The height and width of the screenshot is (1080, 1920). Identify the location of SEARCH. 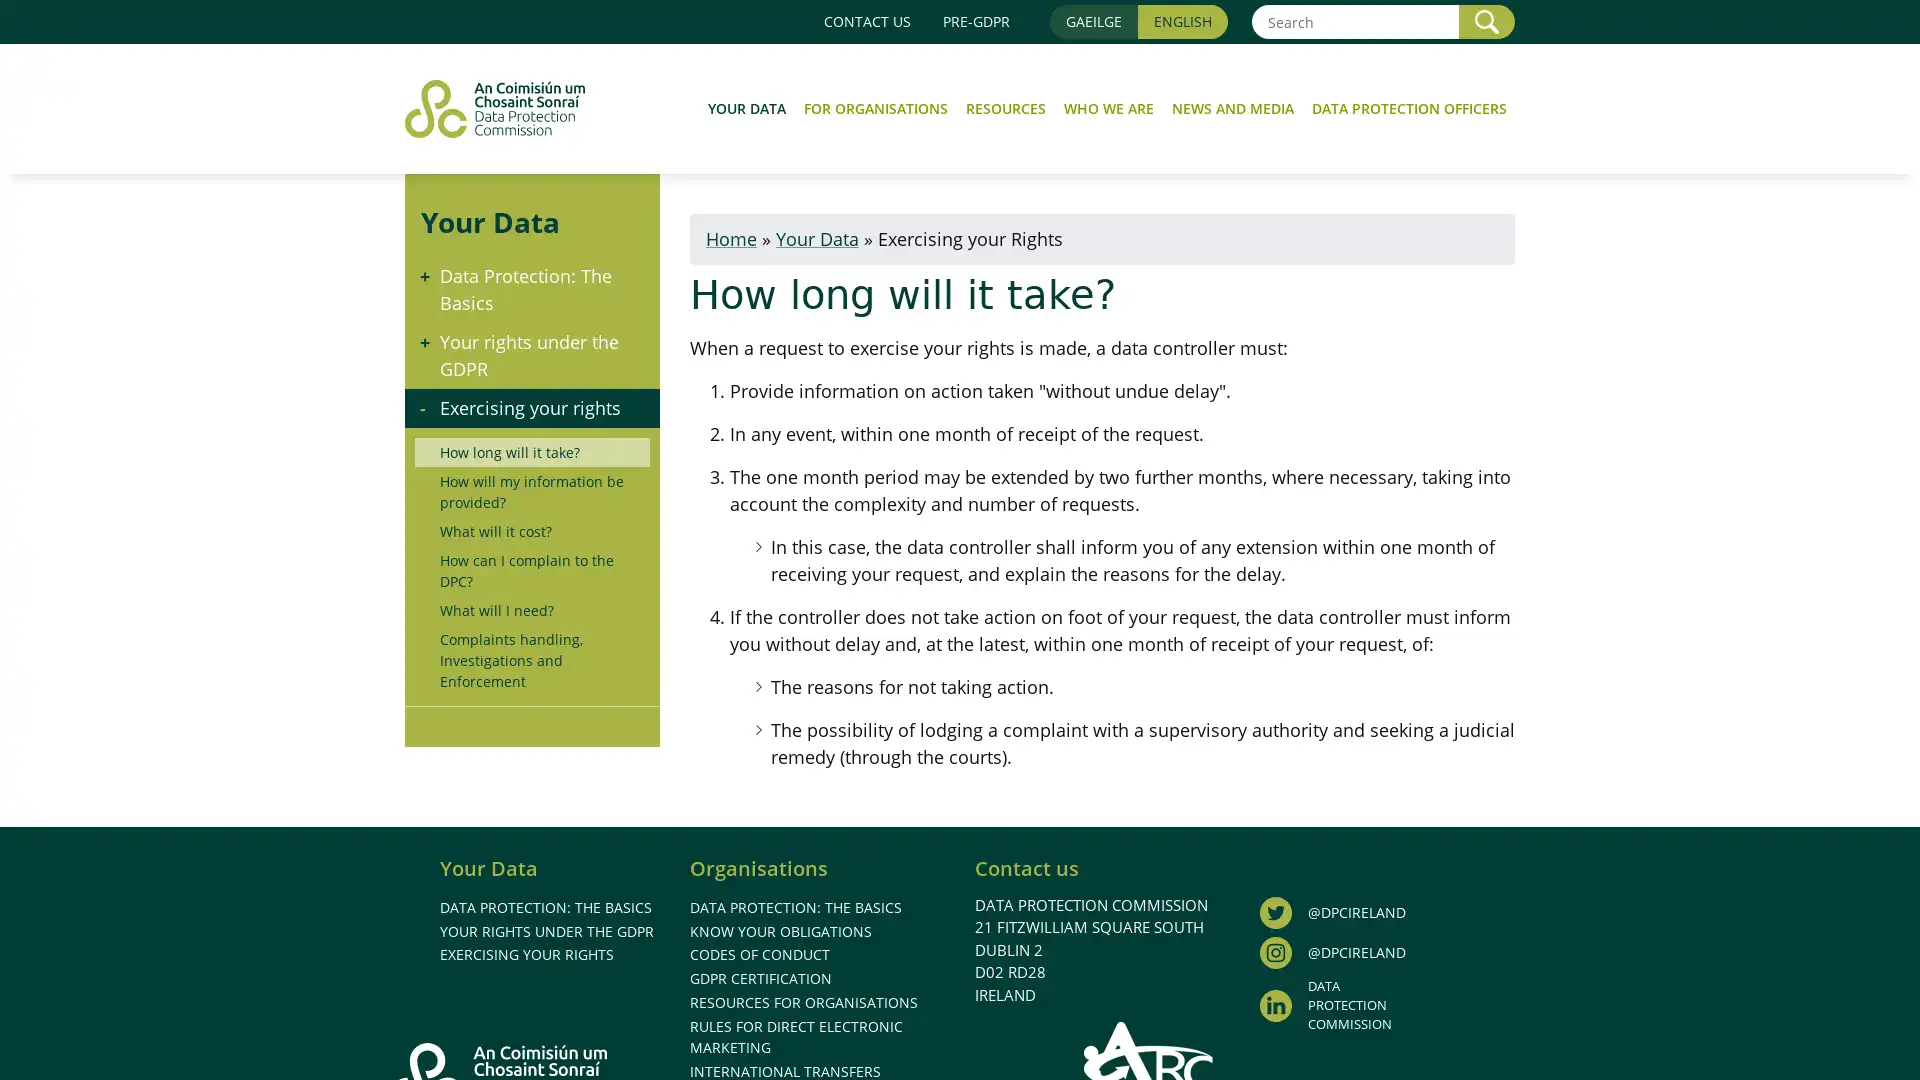
(1487, 21).